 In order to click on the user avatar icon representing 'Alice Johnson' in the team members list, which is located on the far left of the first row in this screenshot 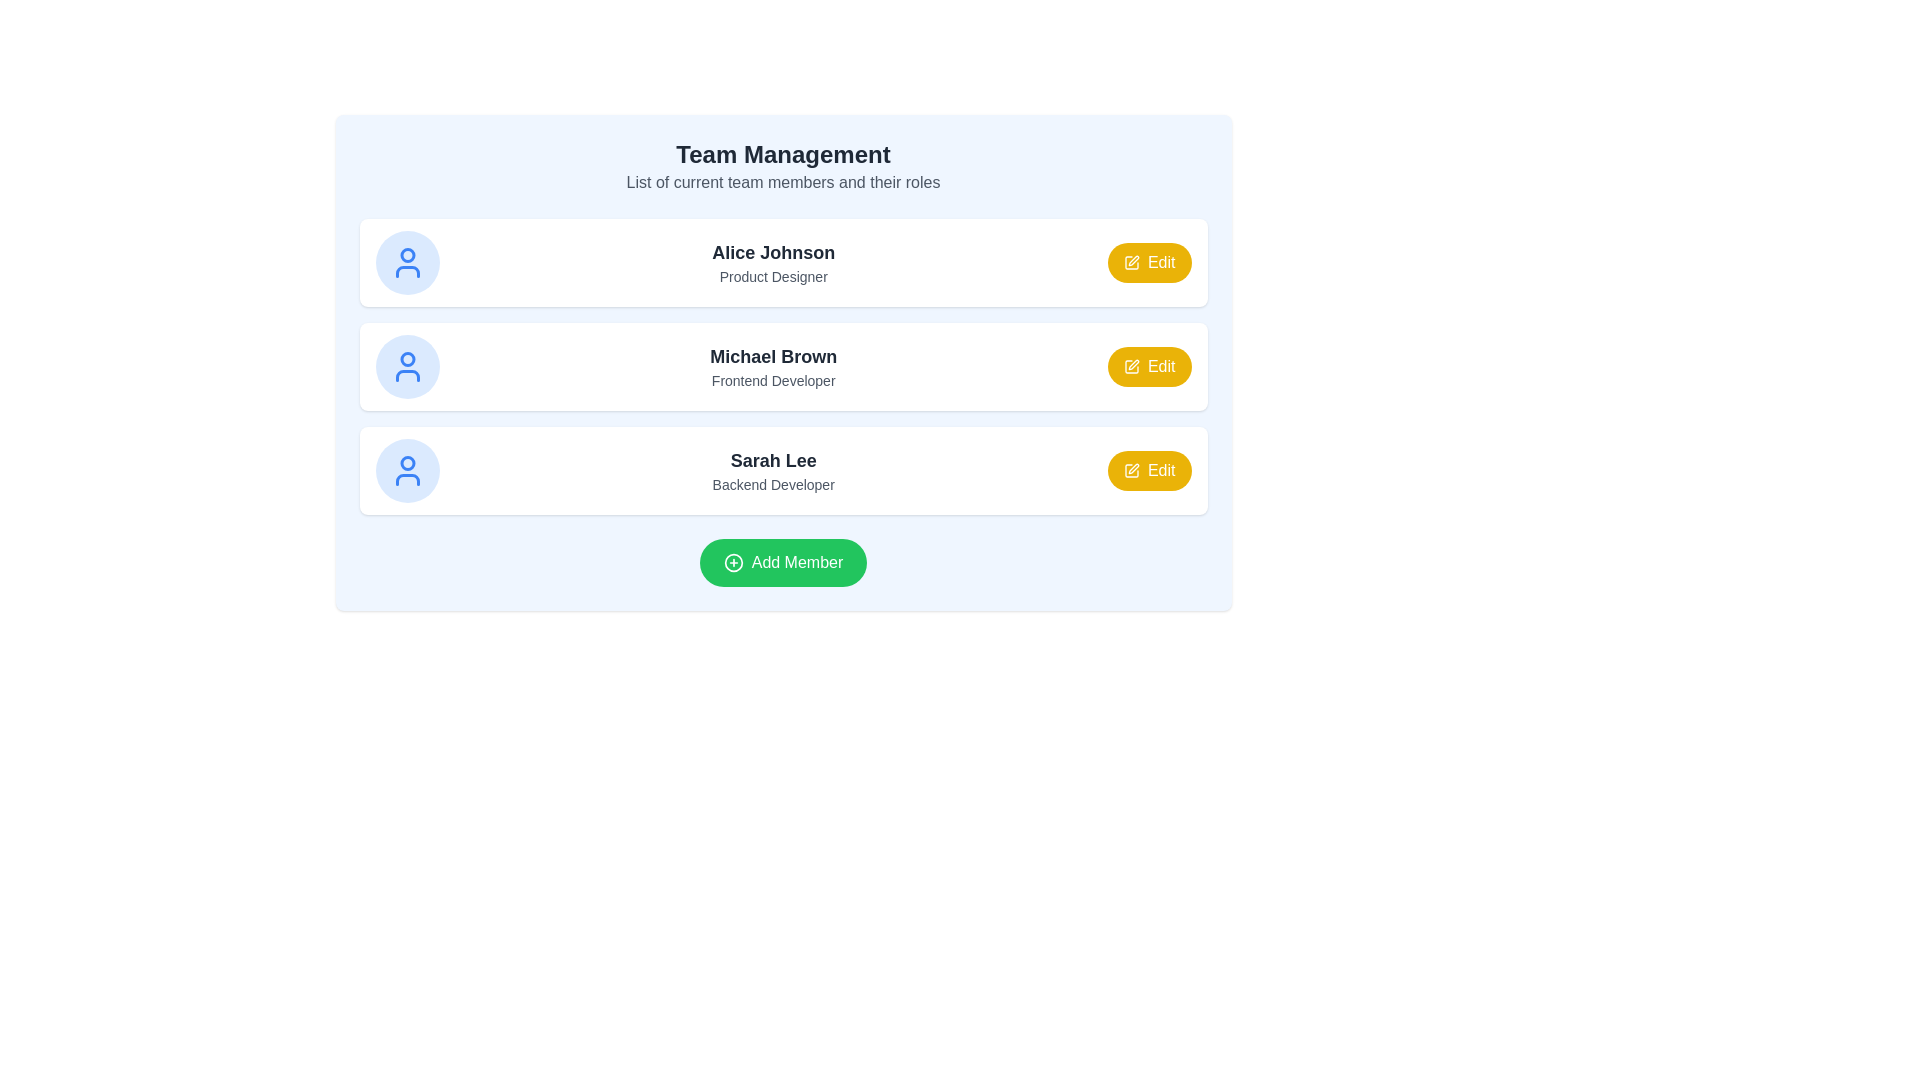, I will do `click(406, 261)`.